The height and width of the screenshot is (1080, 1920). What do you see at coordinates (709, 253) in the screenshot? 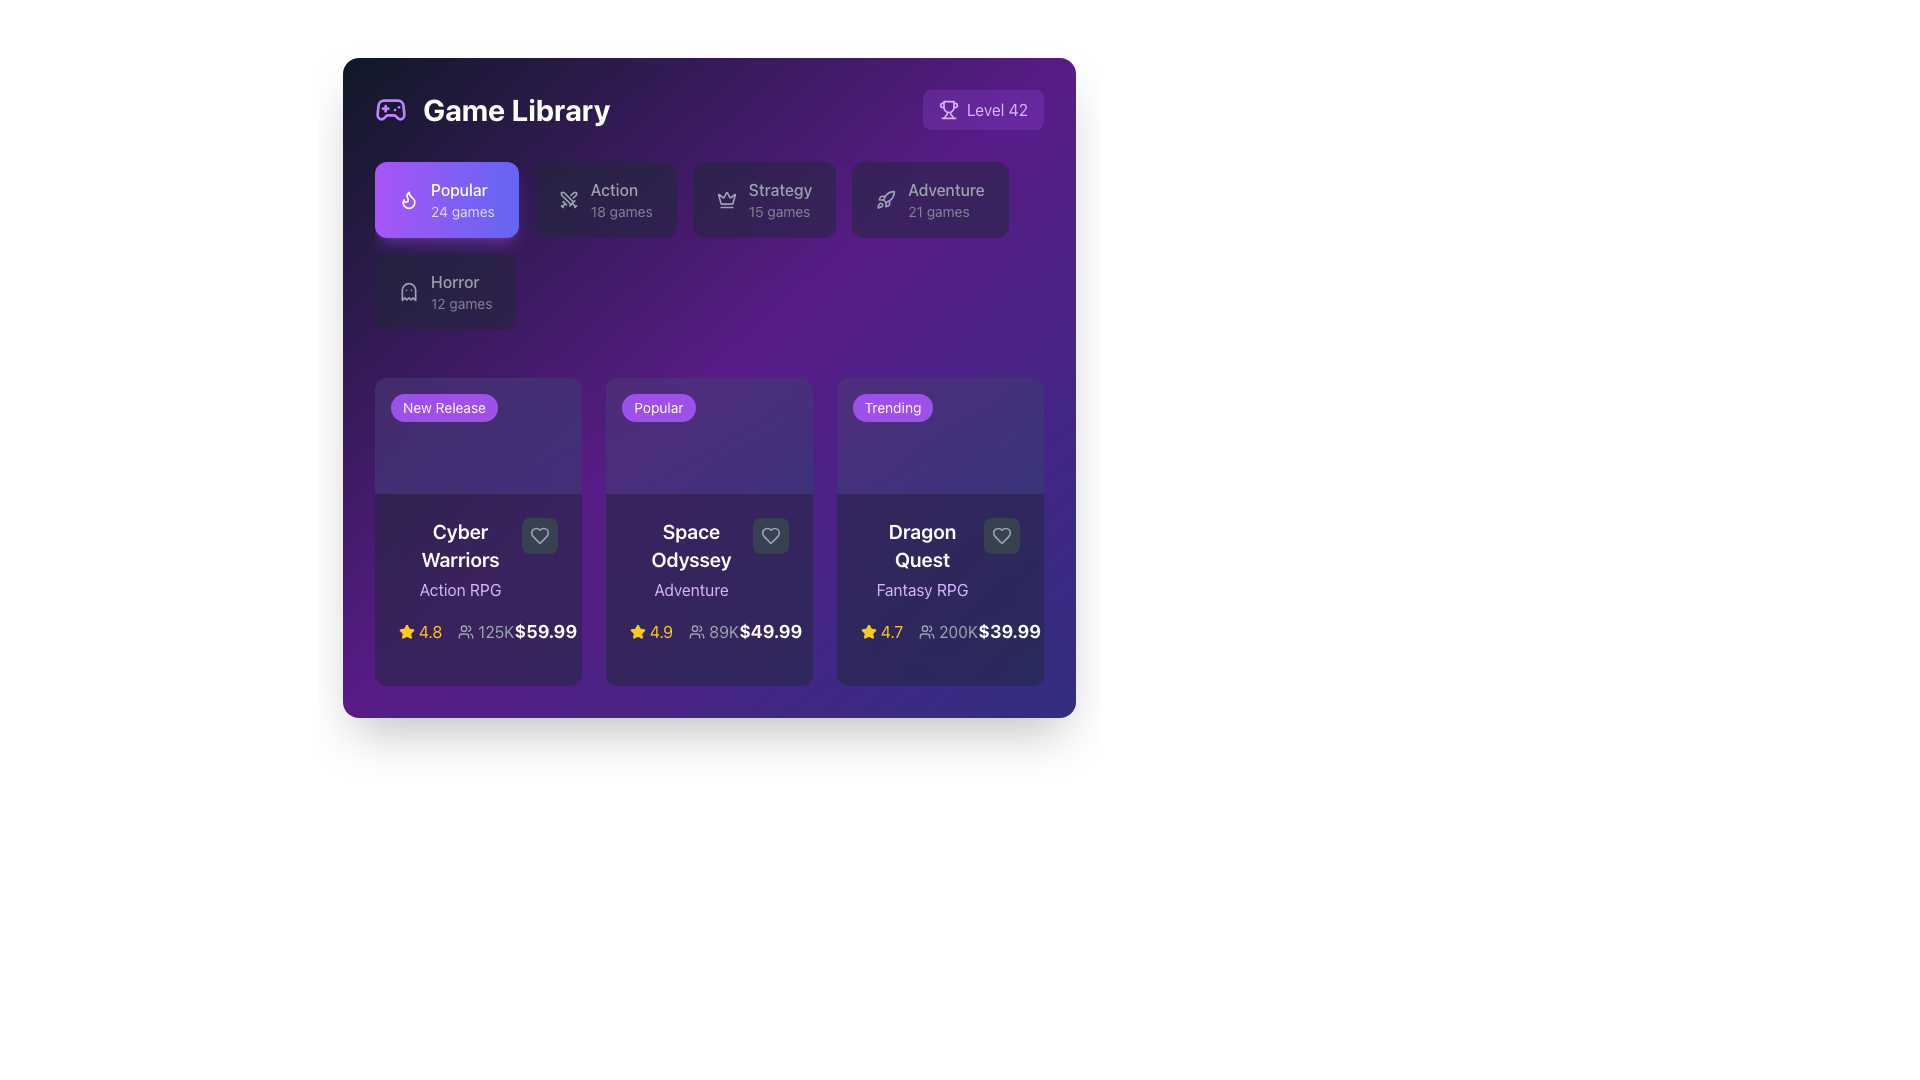
I see `the Horizontal Navigation Bar located below the 'Game Library' title and above the game items` at bounding box center [709, 253].